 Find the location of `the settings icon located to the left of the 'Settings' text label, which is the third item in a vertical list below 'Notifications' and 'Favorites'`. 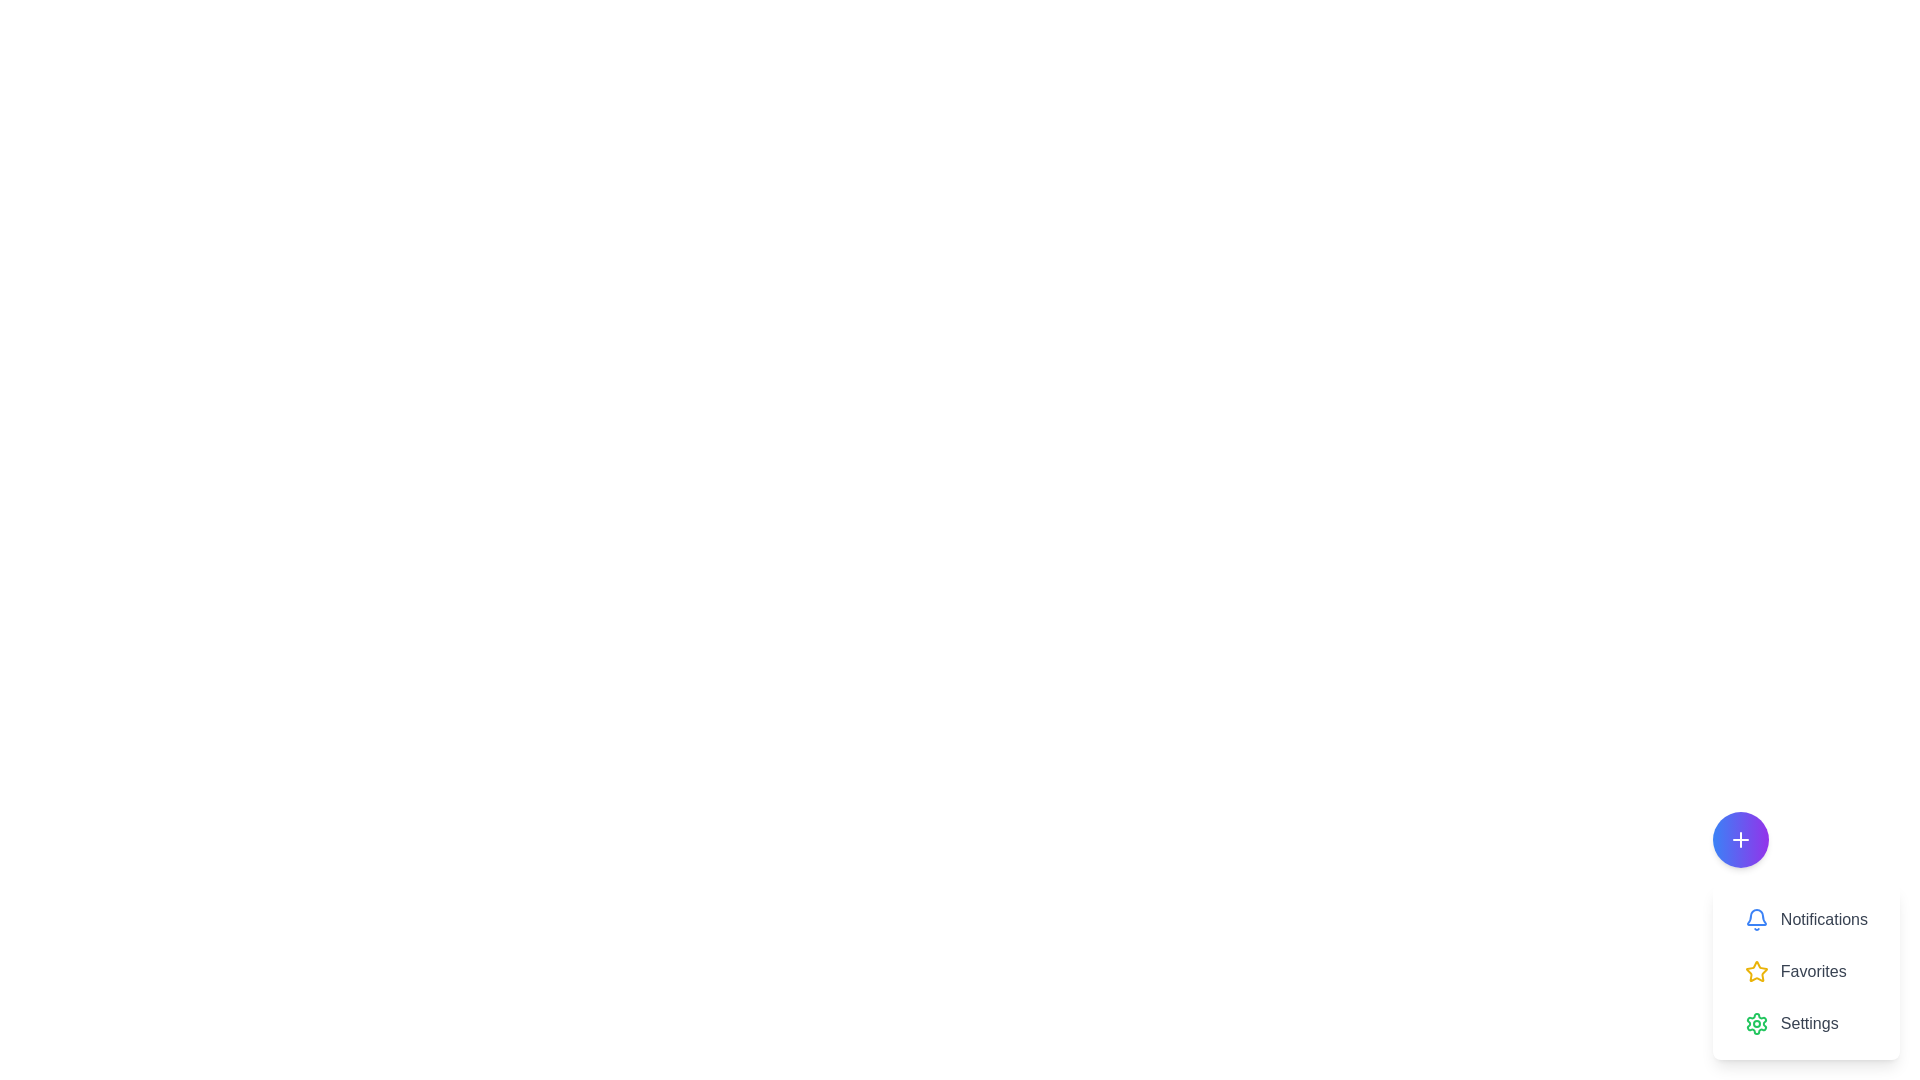

the settings icon located to the left of the 'Settings' text label, which is the third item in a vertical list below 'Notifications' and 'Favorites' is located at coordinates (1755, 1023).